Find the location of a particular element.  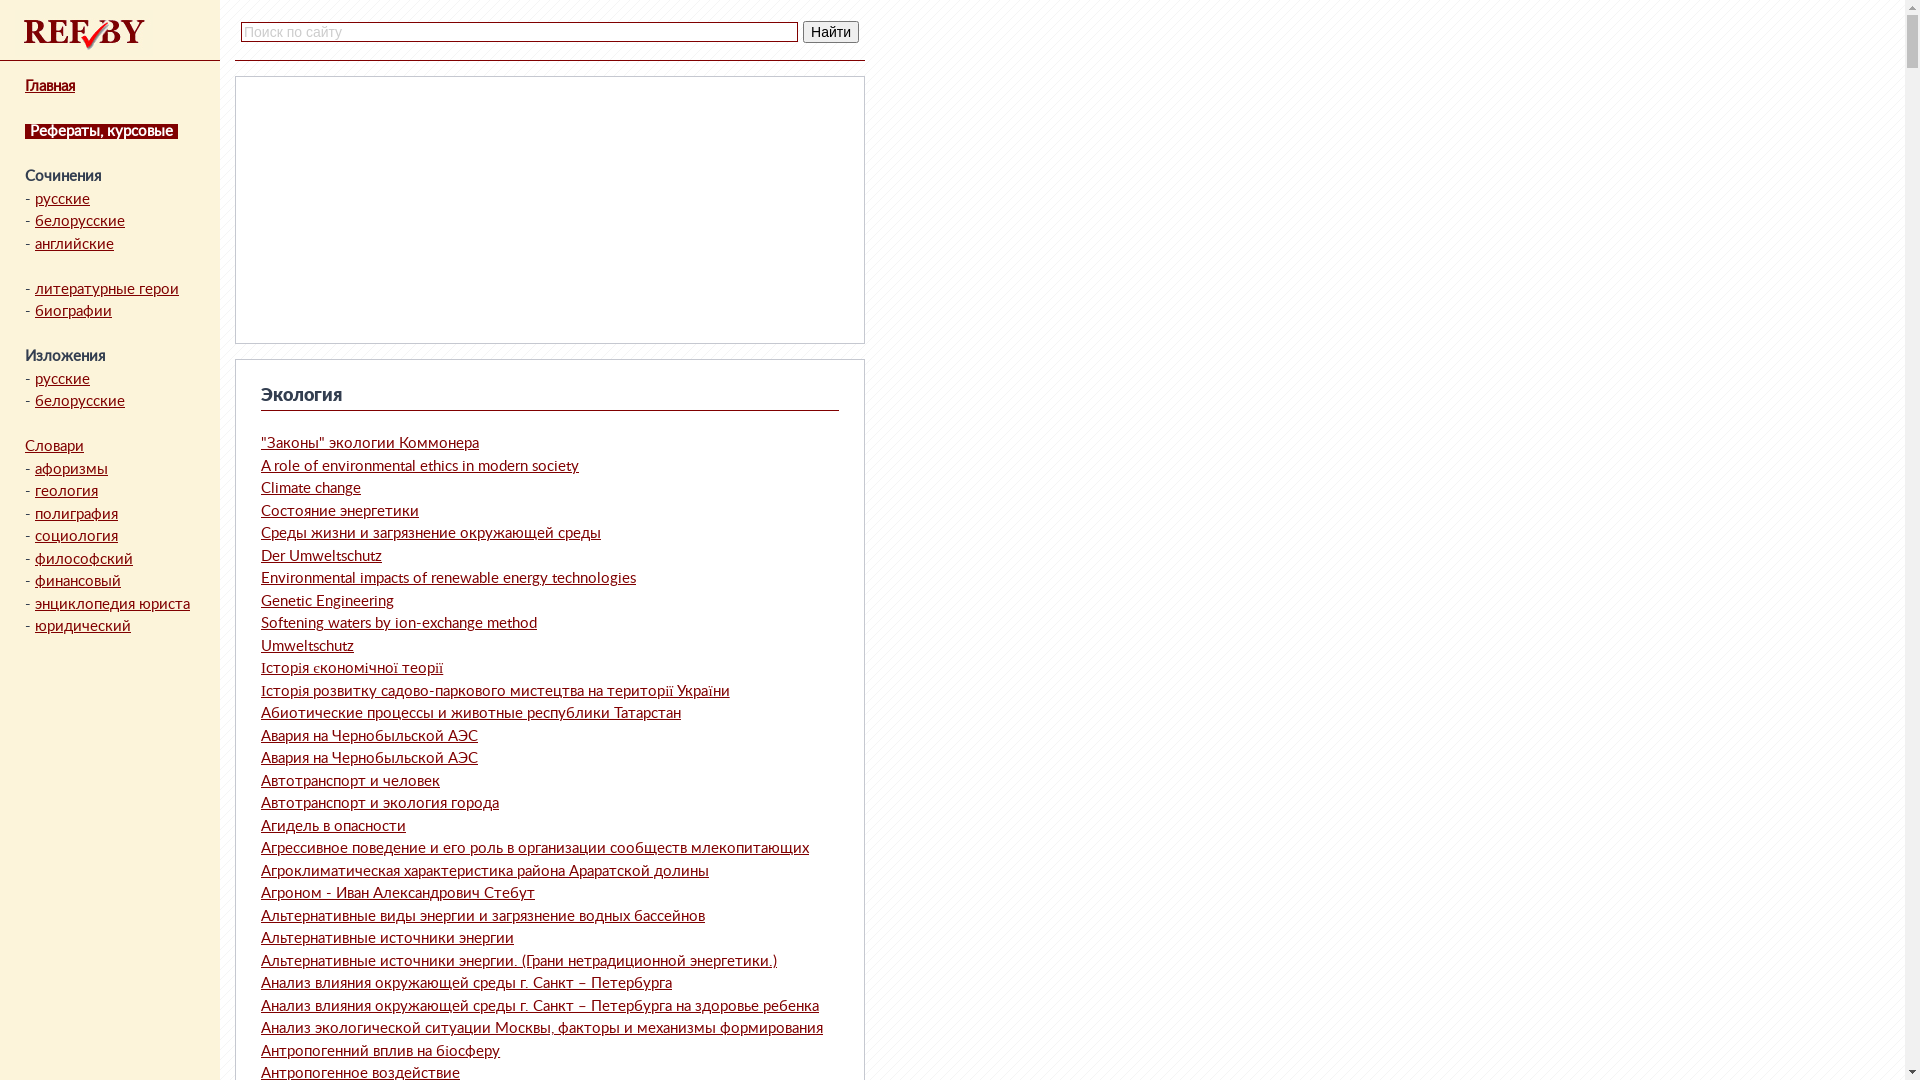

'Environmental impacts of renewable energy technologies' is located at coordinates (447, 578).